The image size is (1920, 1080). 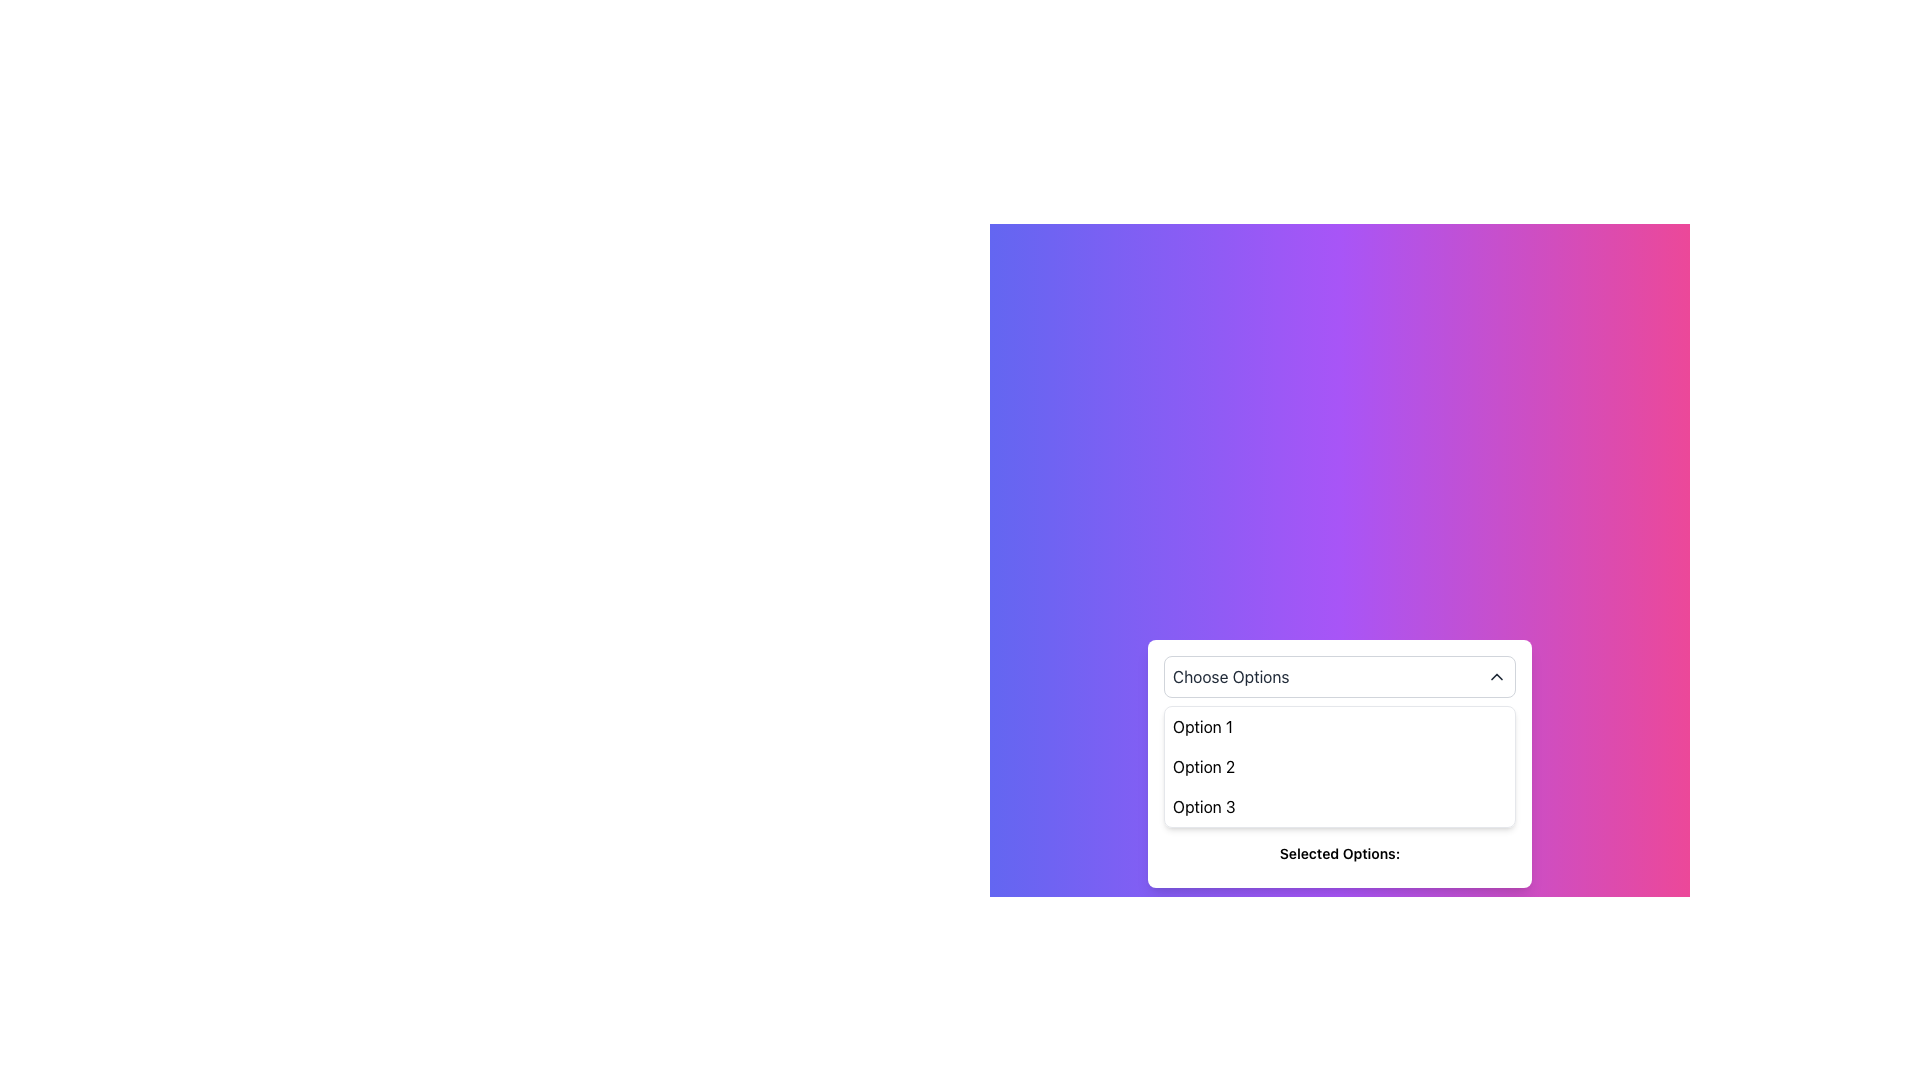 I want to click on the first selectable option in the dropdown menu located beneath the 'Choose Options' label, so click(x=1202, y=726).